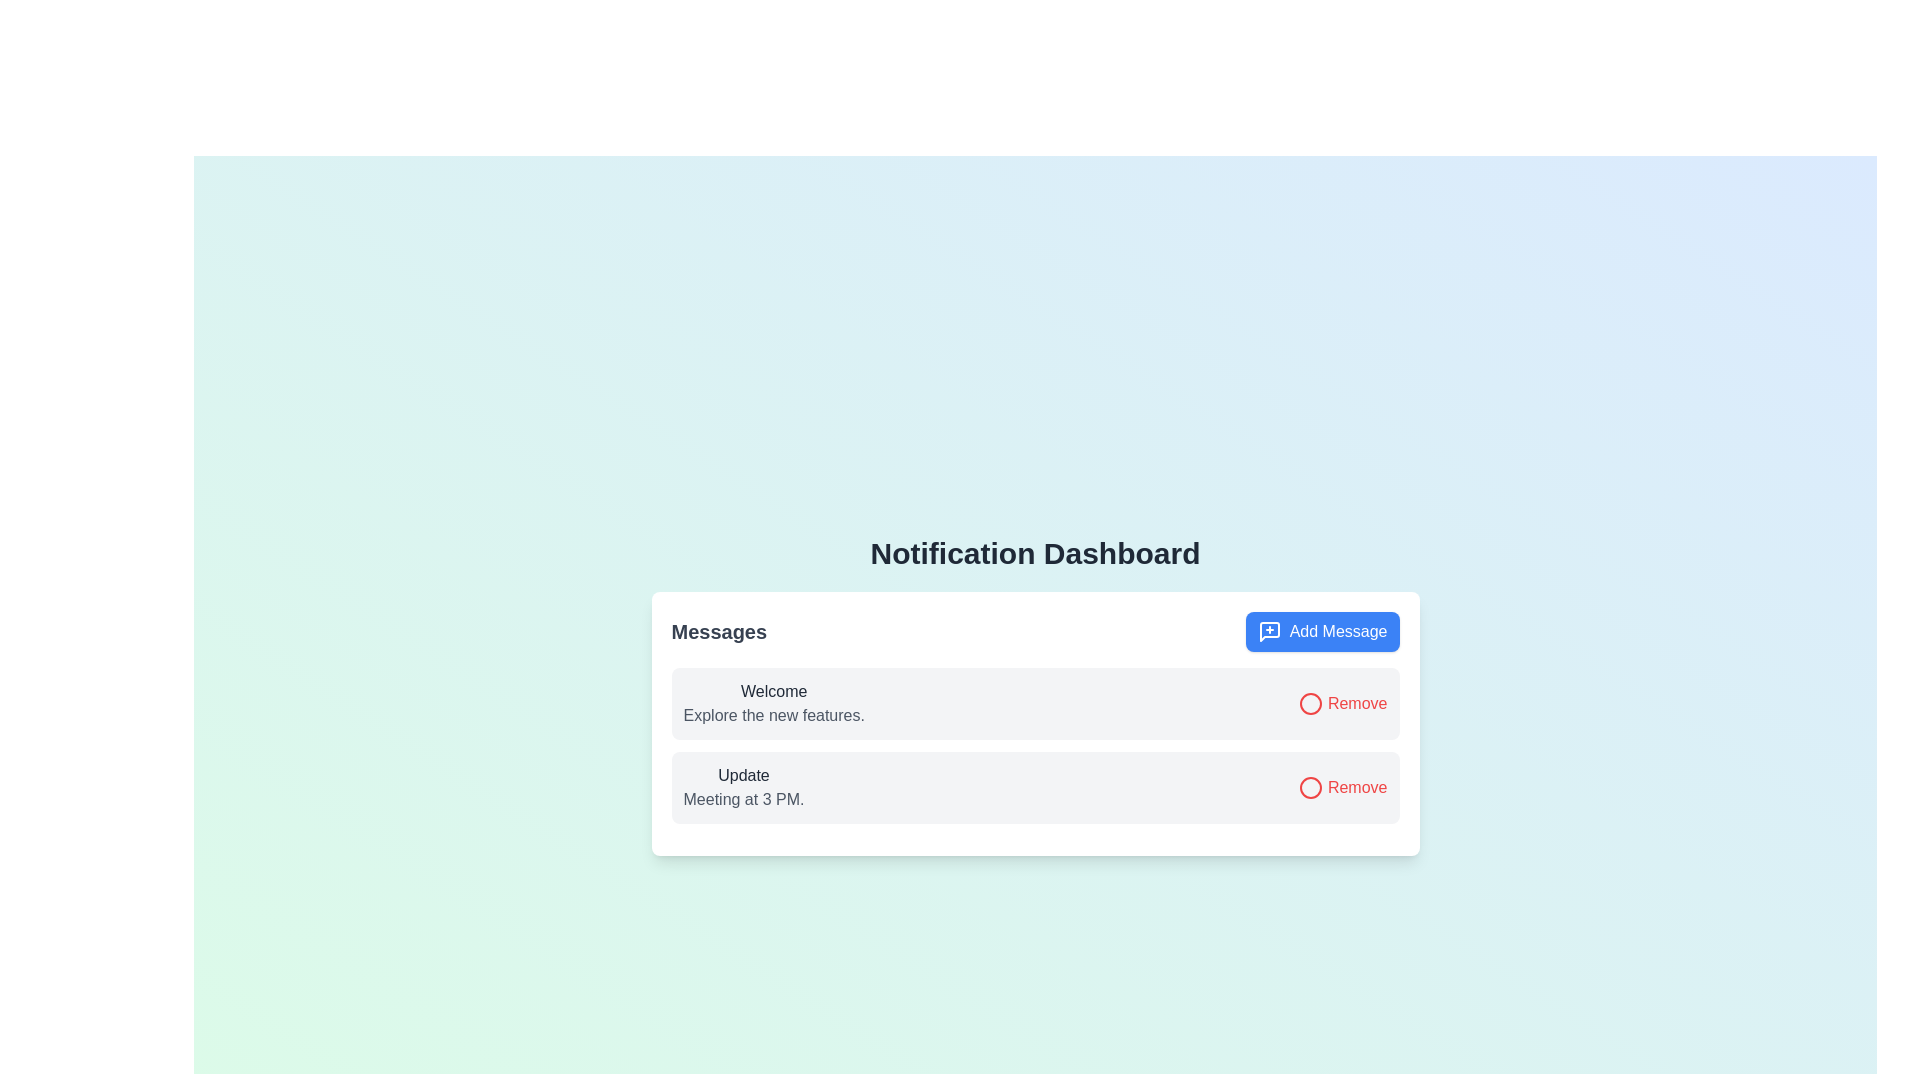 This screenshot has height=1080, width=1920. Describe the element at coordinates (1035, 554) in the screenshot. I see `the title text located near the top center of the interface, under a gradient background, to possibly trigger navigation` at that location.